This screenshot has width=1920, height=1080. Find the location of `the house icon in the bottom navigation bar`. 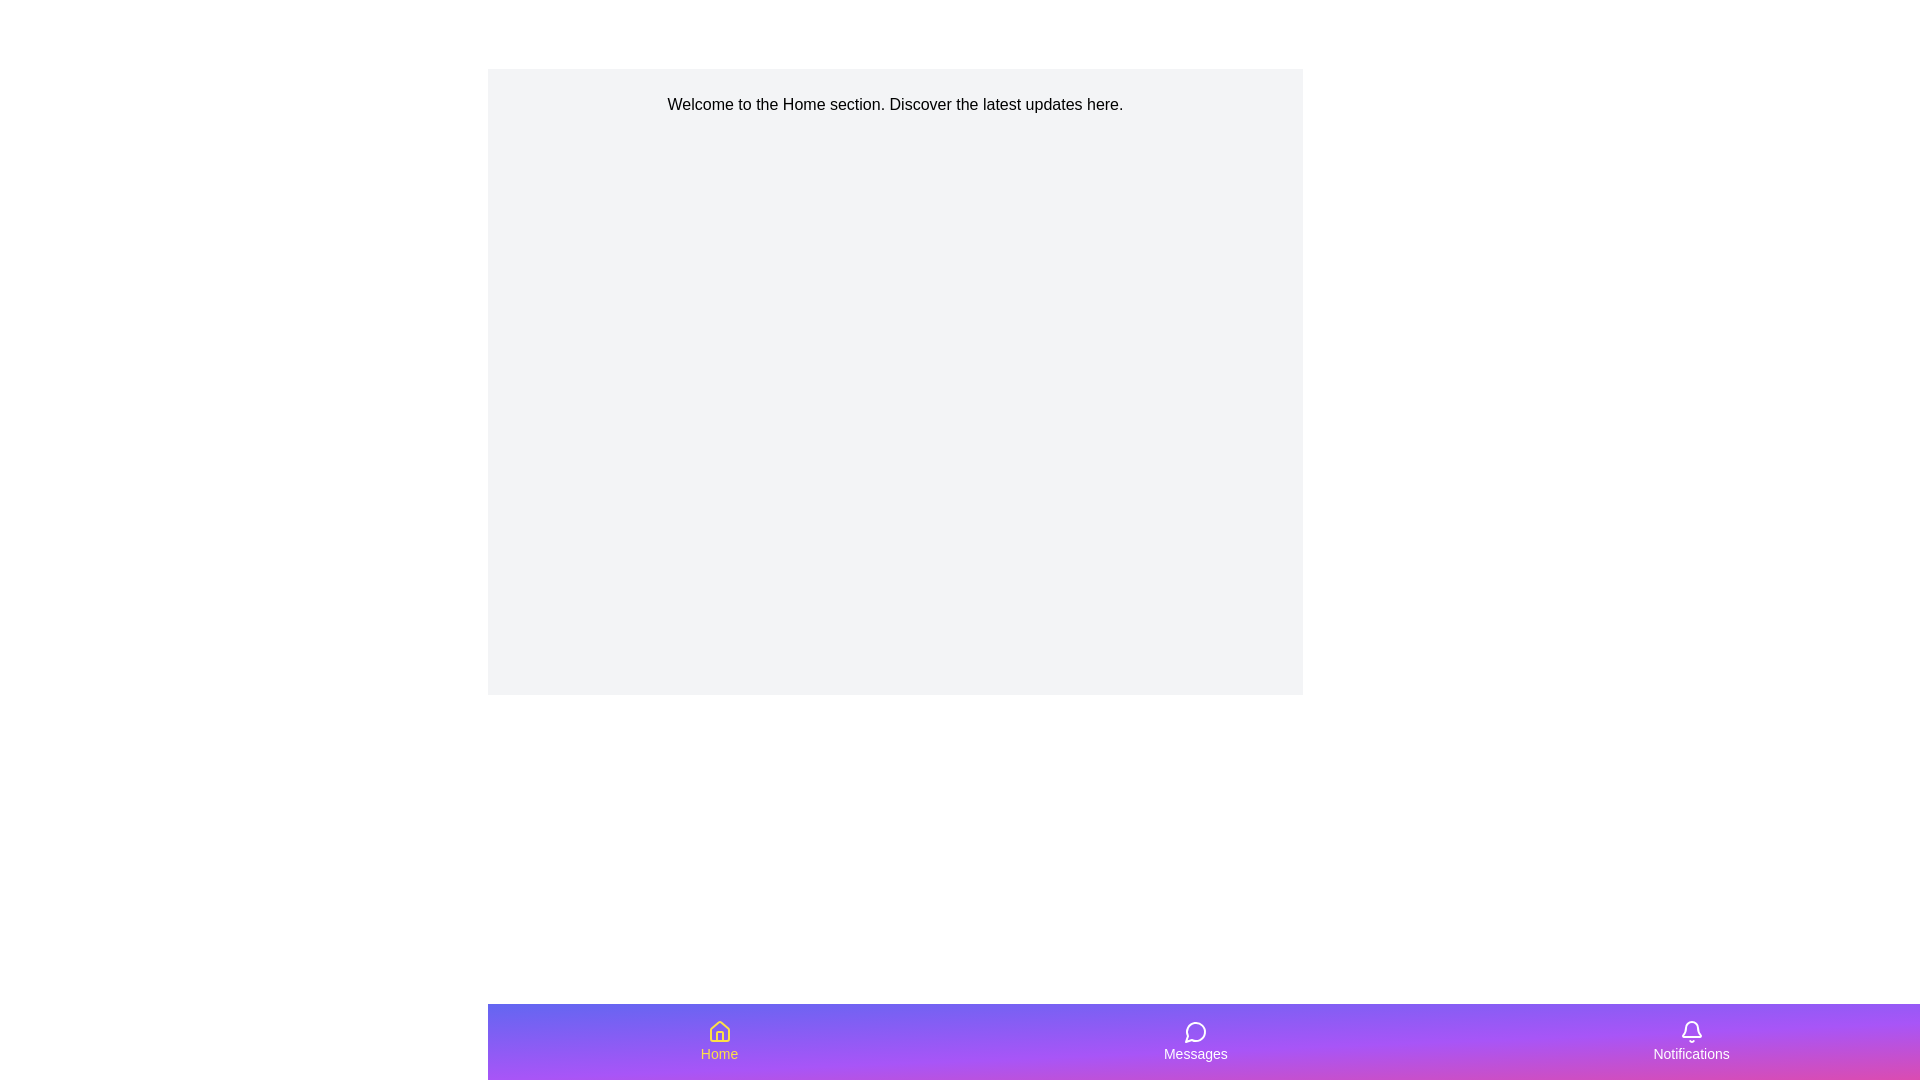

the house icon in the bottom navigation bar is located at coordinates (719, 1032).